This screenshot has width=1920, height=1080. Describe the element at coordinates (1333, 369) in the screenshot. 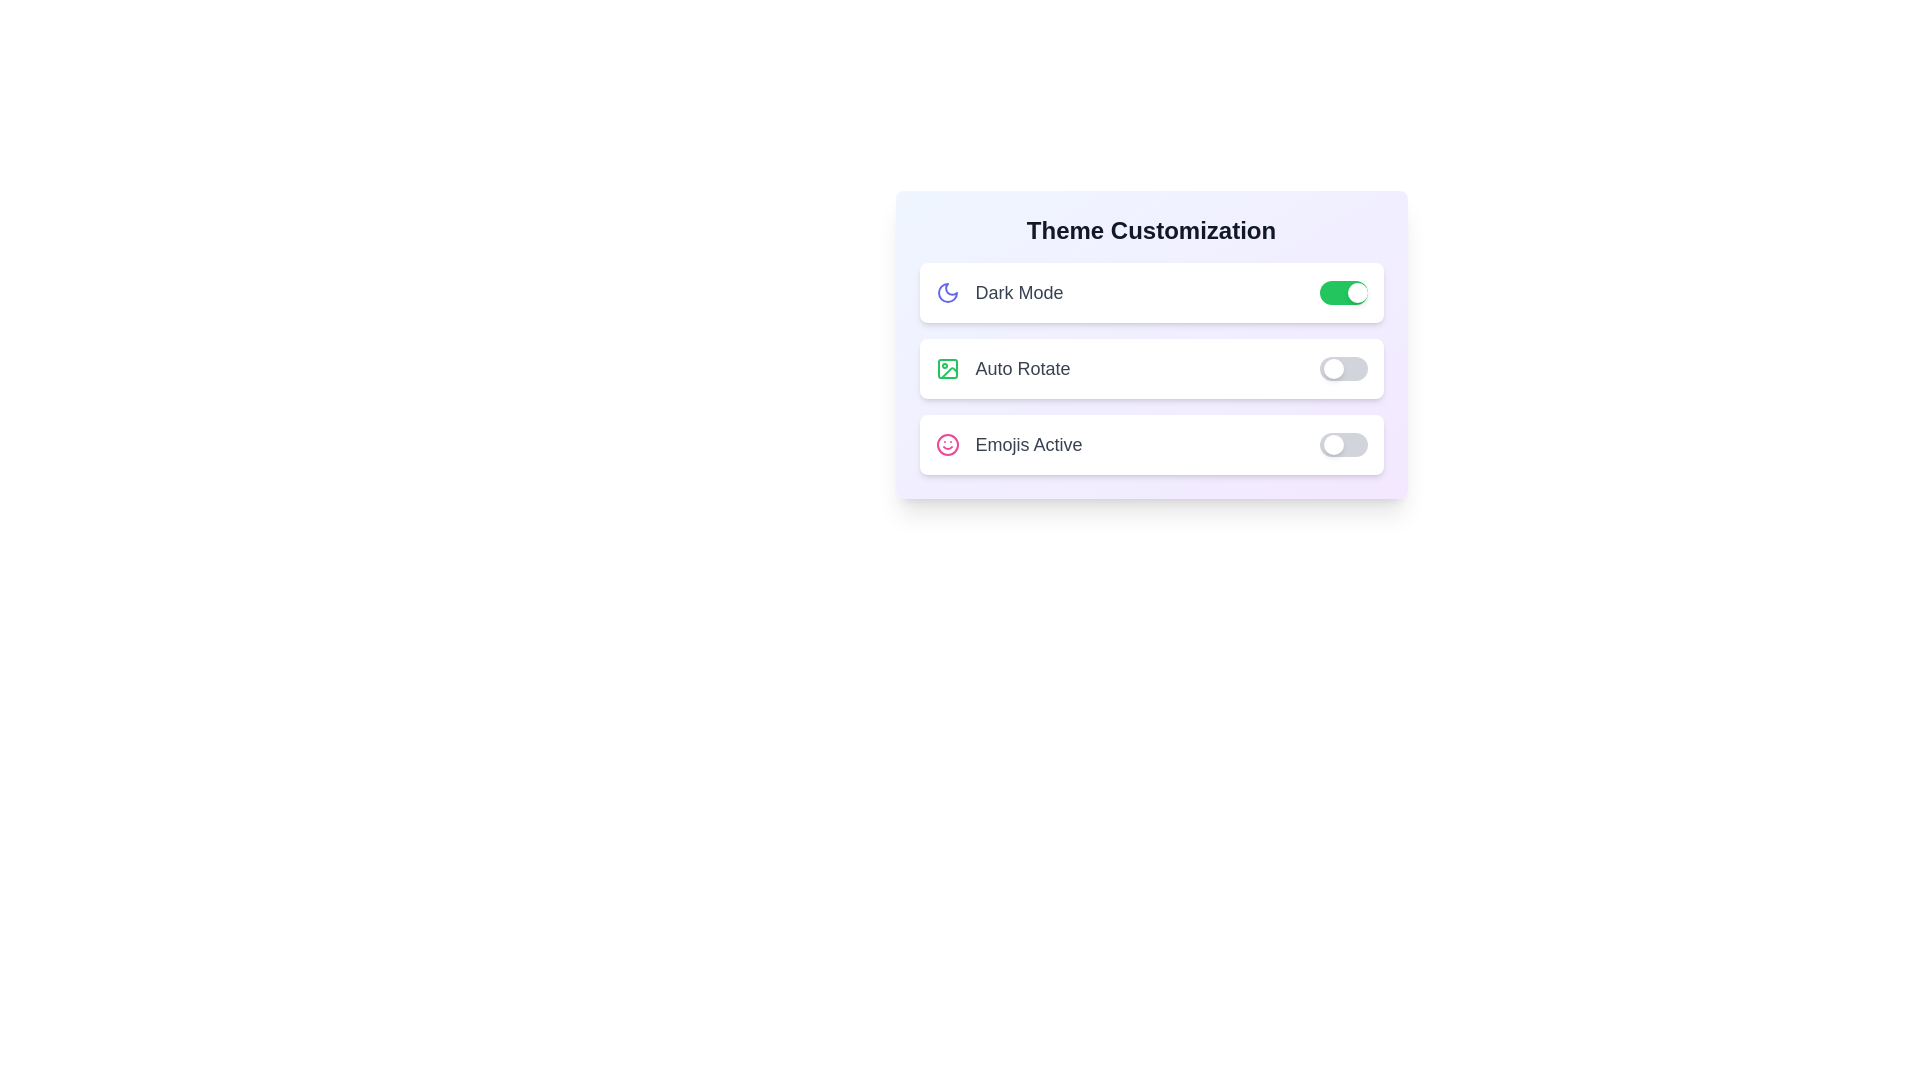

I see `the circular toggle handle of the 'Auto Rotate' toggle switch` at that location.